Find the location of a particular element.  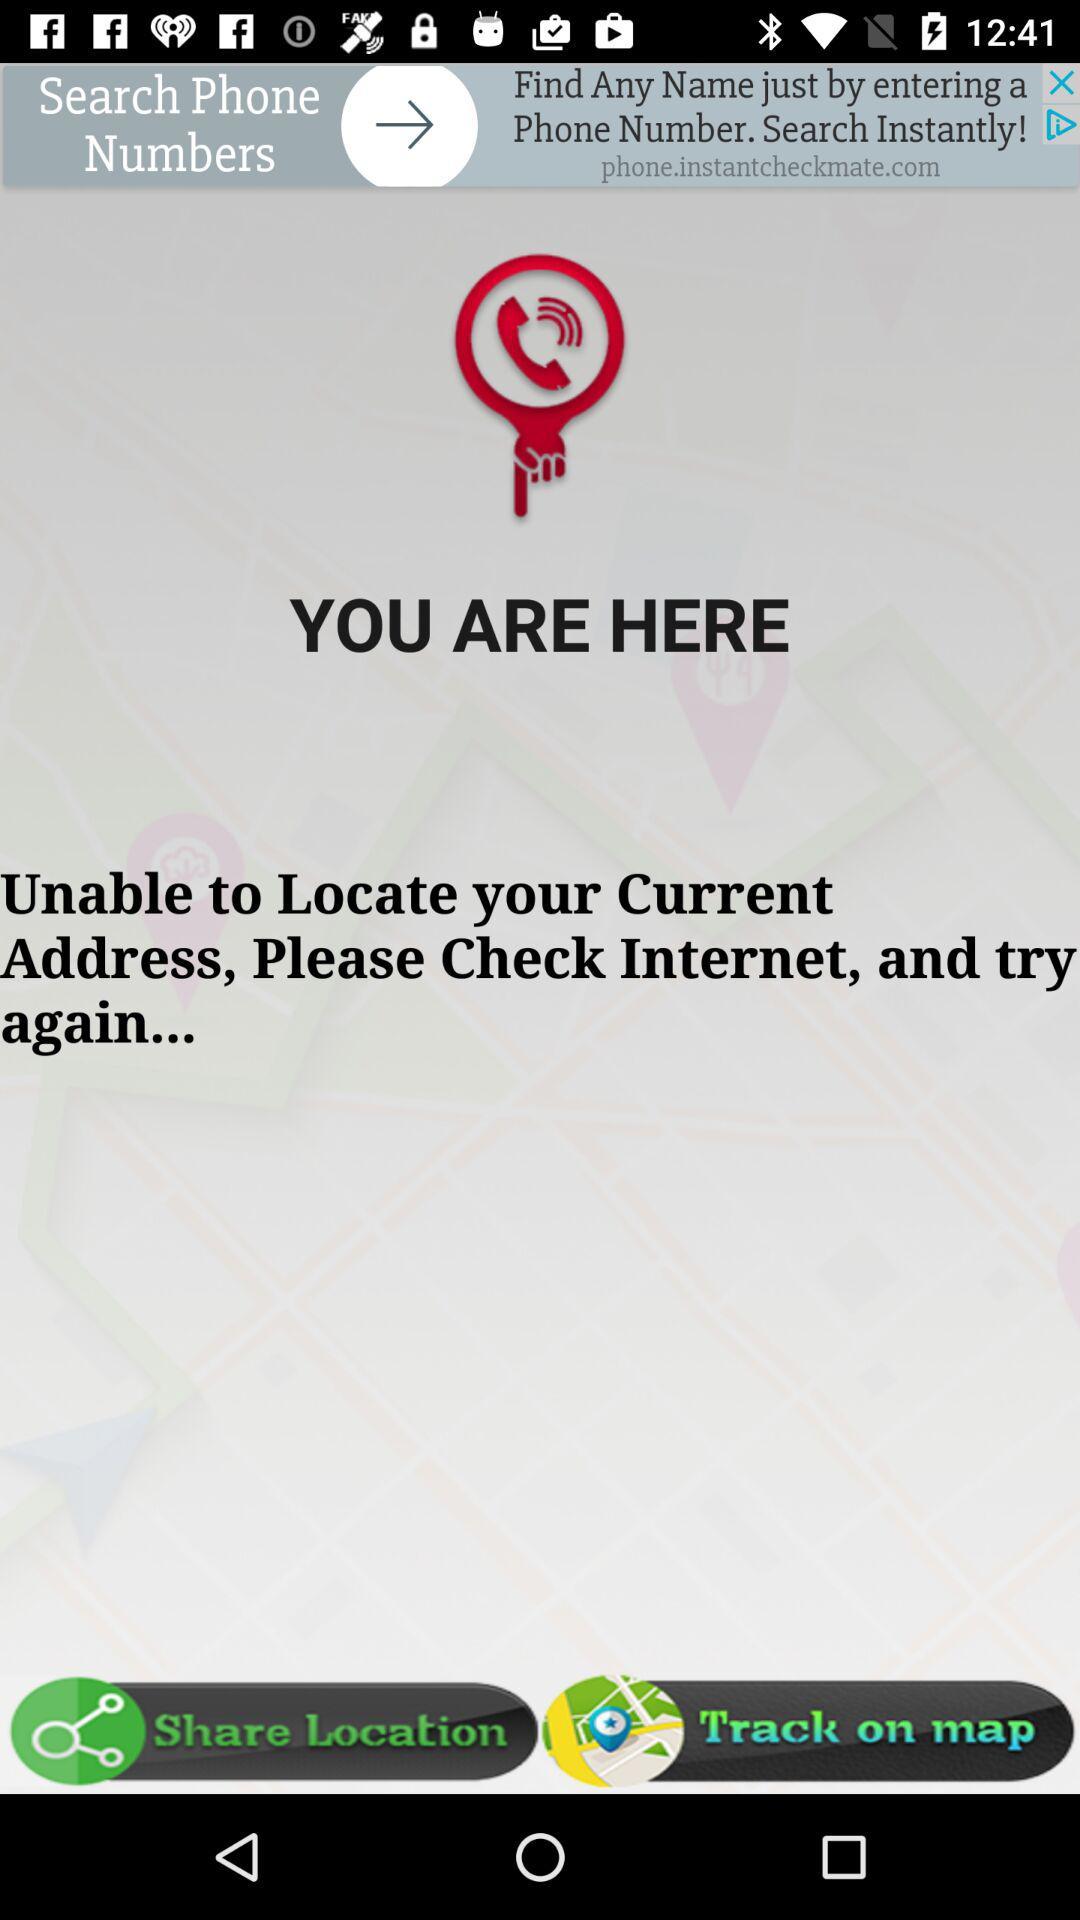

track map is located at coordinates (810, 1730).